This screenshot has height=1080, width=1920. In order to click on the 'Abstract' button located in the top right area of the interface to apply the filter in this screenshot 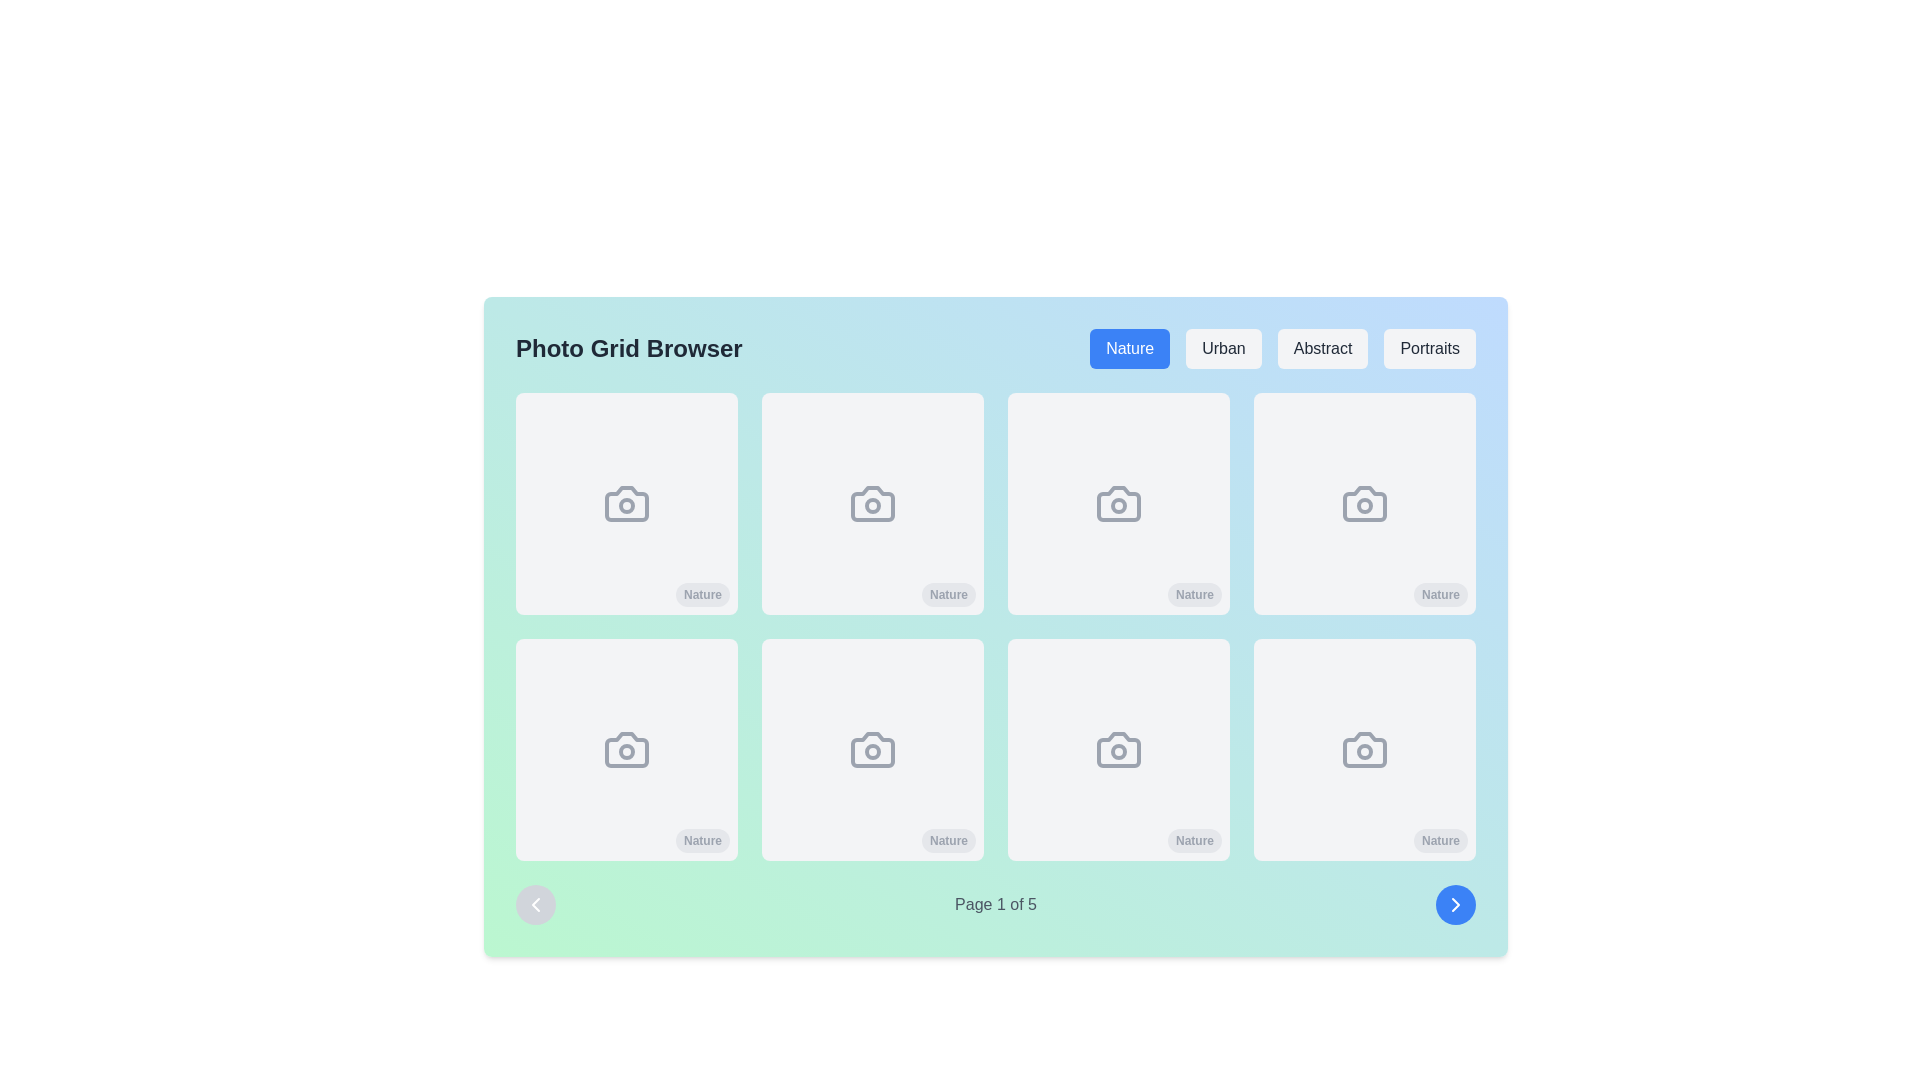, I will do `click(1323, 347)`.